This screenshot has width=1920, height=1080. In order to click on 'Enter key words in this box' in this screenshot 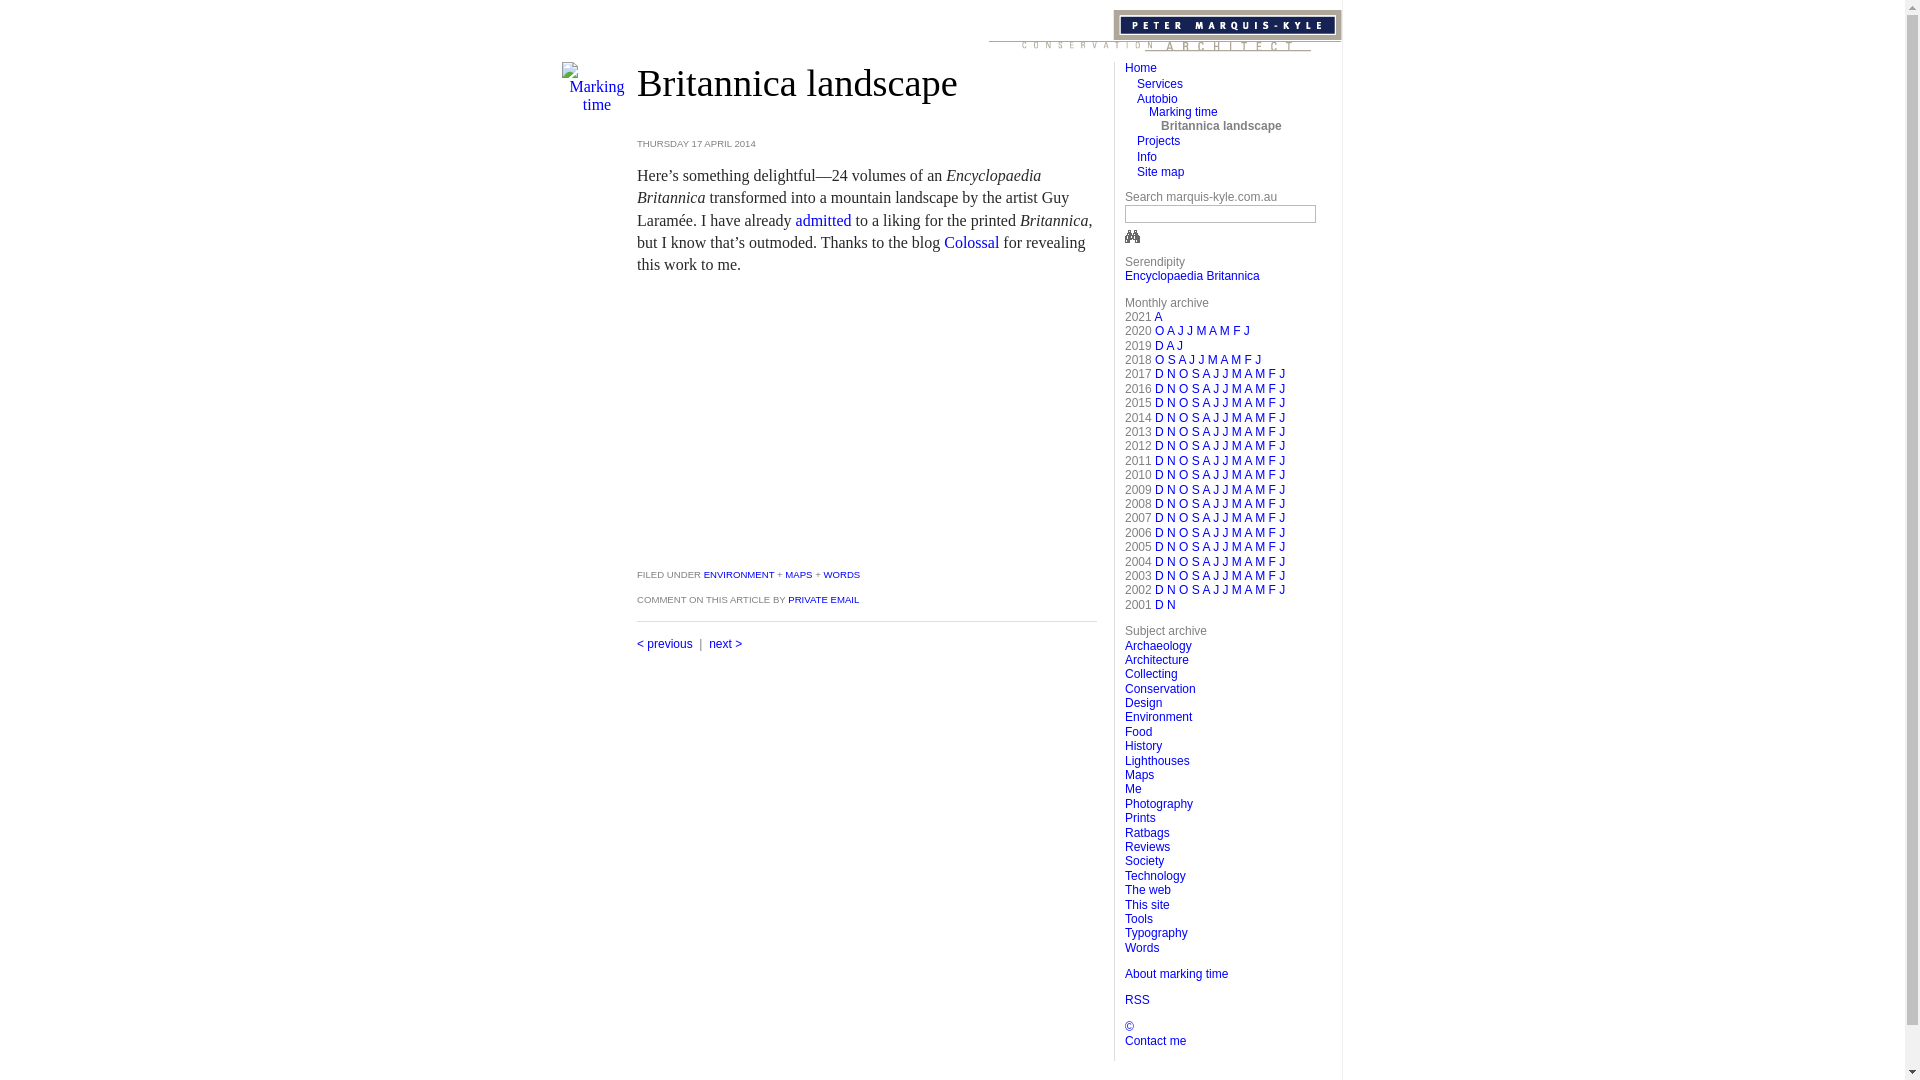, I will do `click(1219, 213)`.